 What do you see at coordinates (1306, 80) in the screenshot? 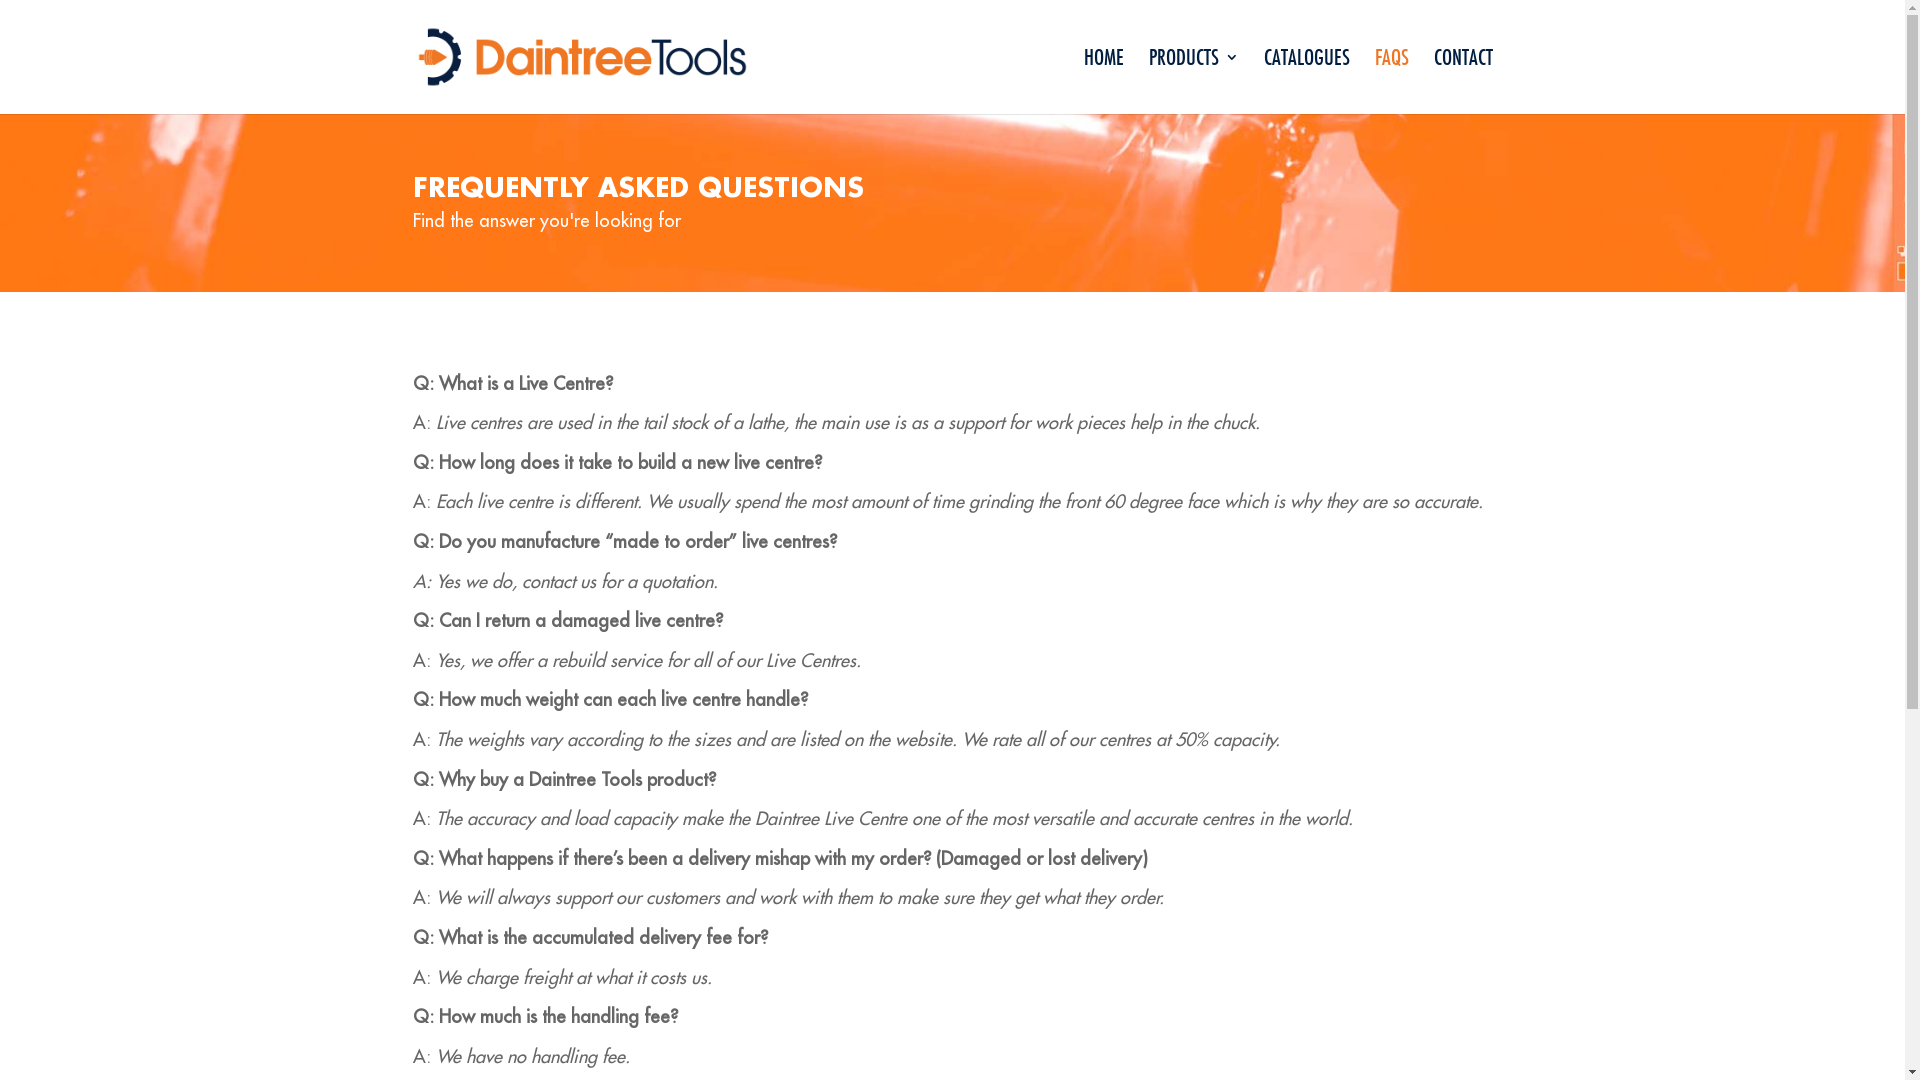
I see `'CATALOGUES'` at bounding box center [1306, 80].